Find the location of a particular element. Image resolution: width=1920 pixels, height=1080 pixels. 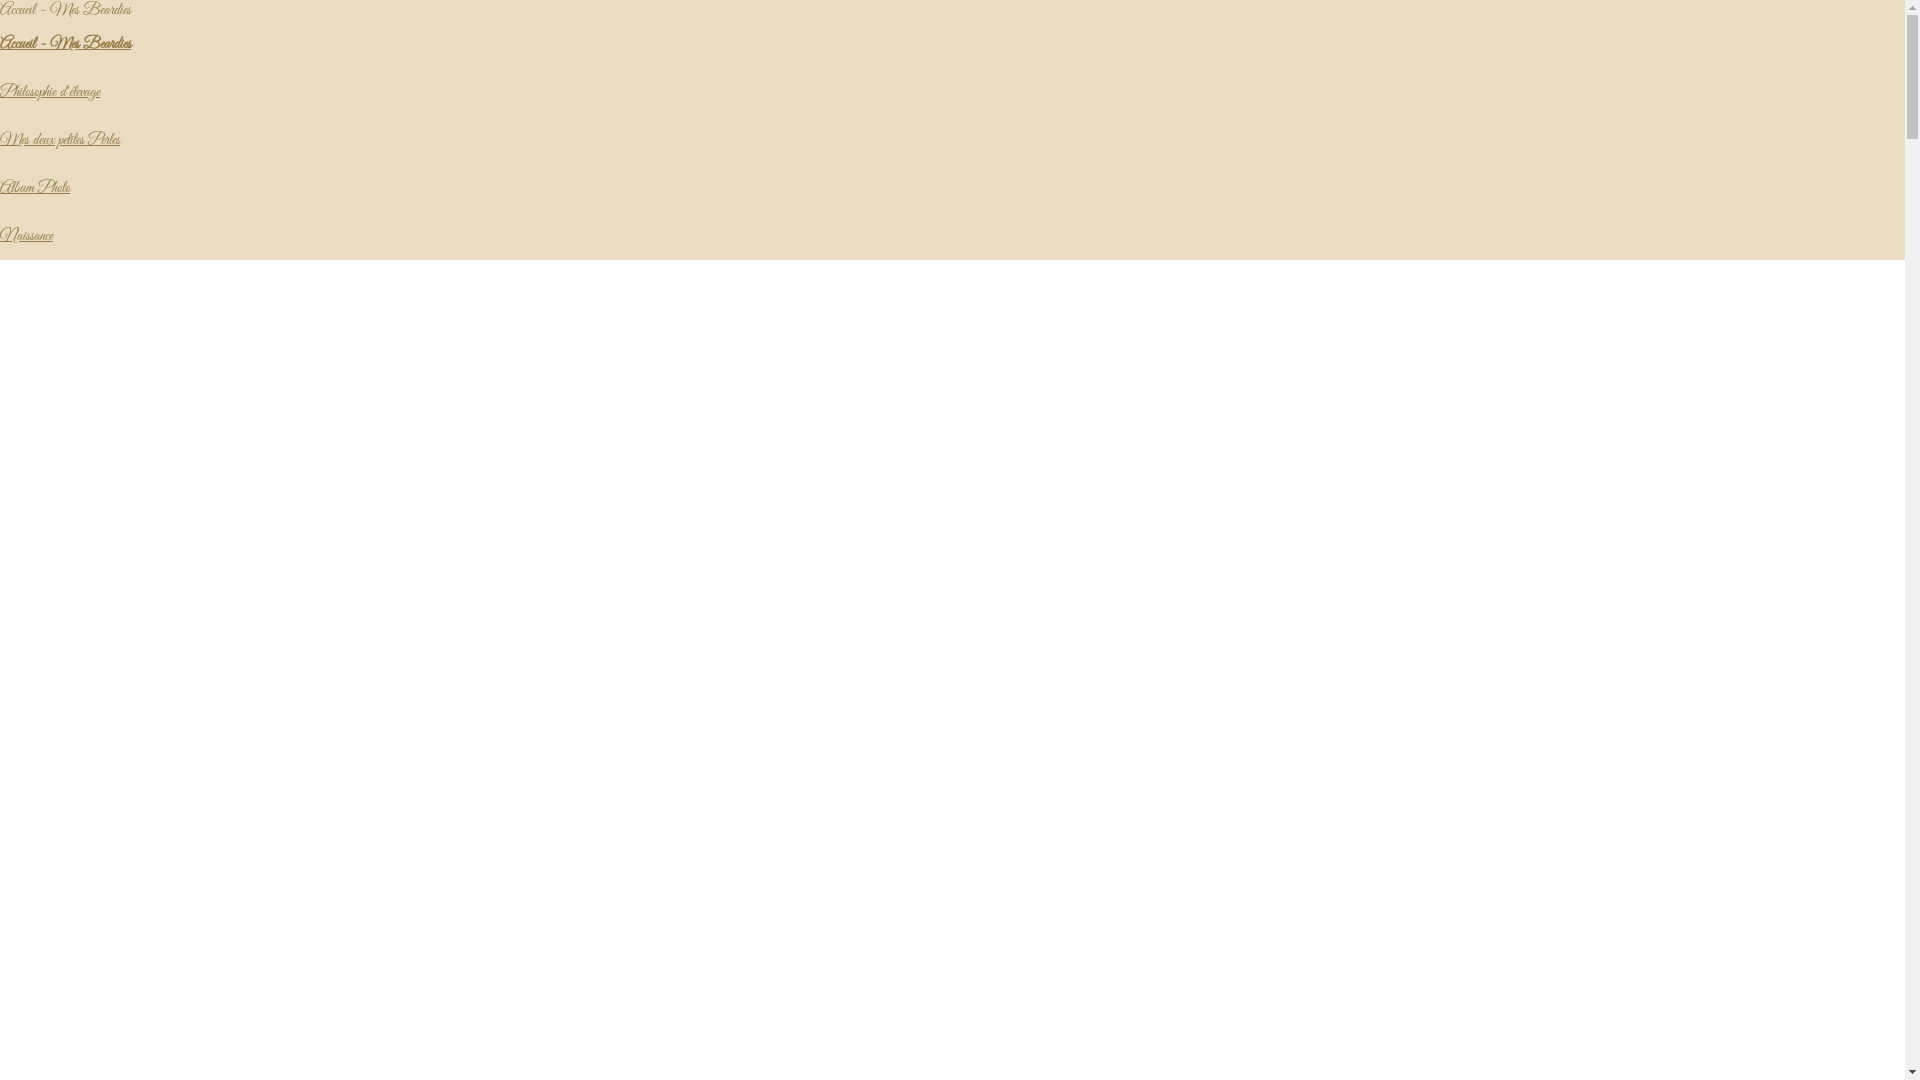

'Naissance' is located at coordinates (26, 234).